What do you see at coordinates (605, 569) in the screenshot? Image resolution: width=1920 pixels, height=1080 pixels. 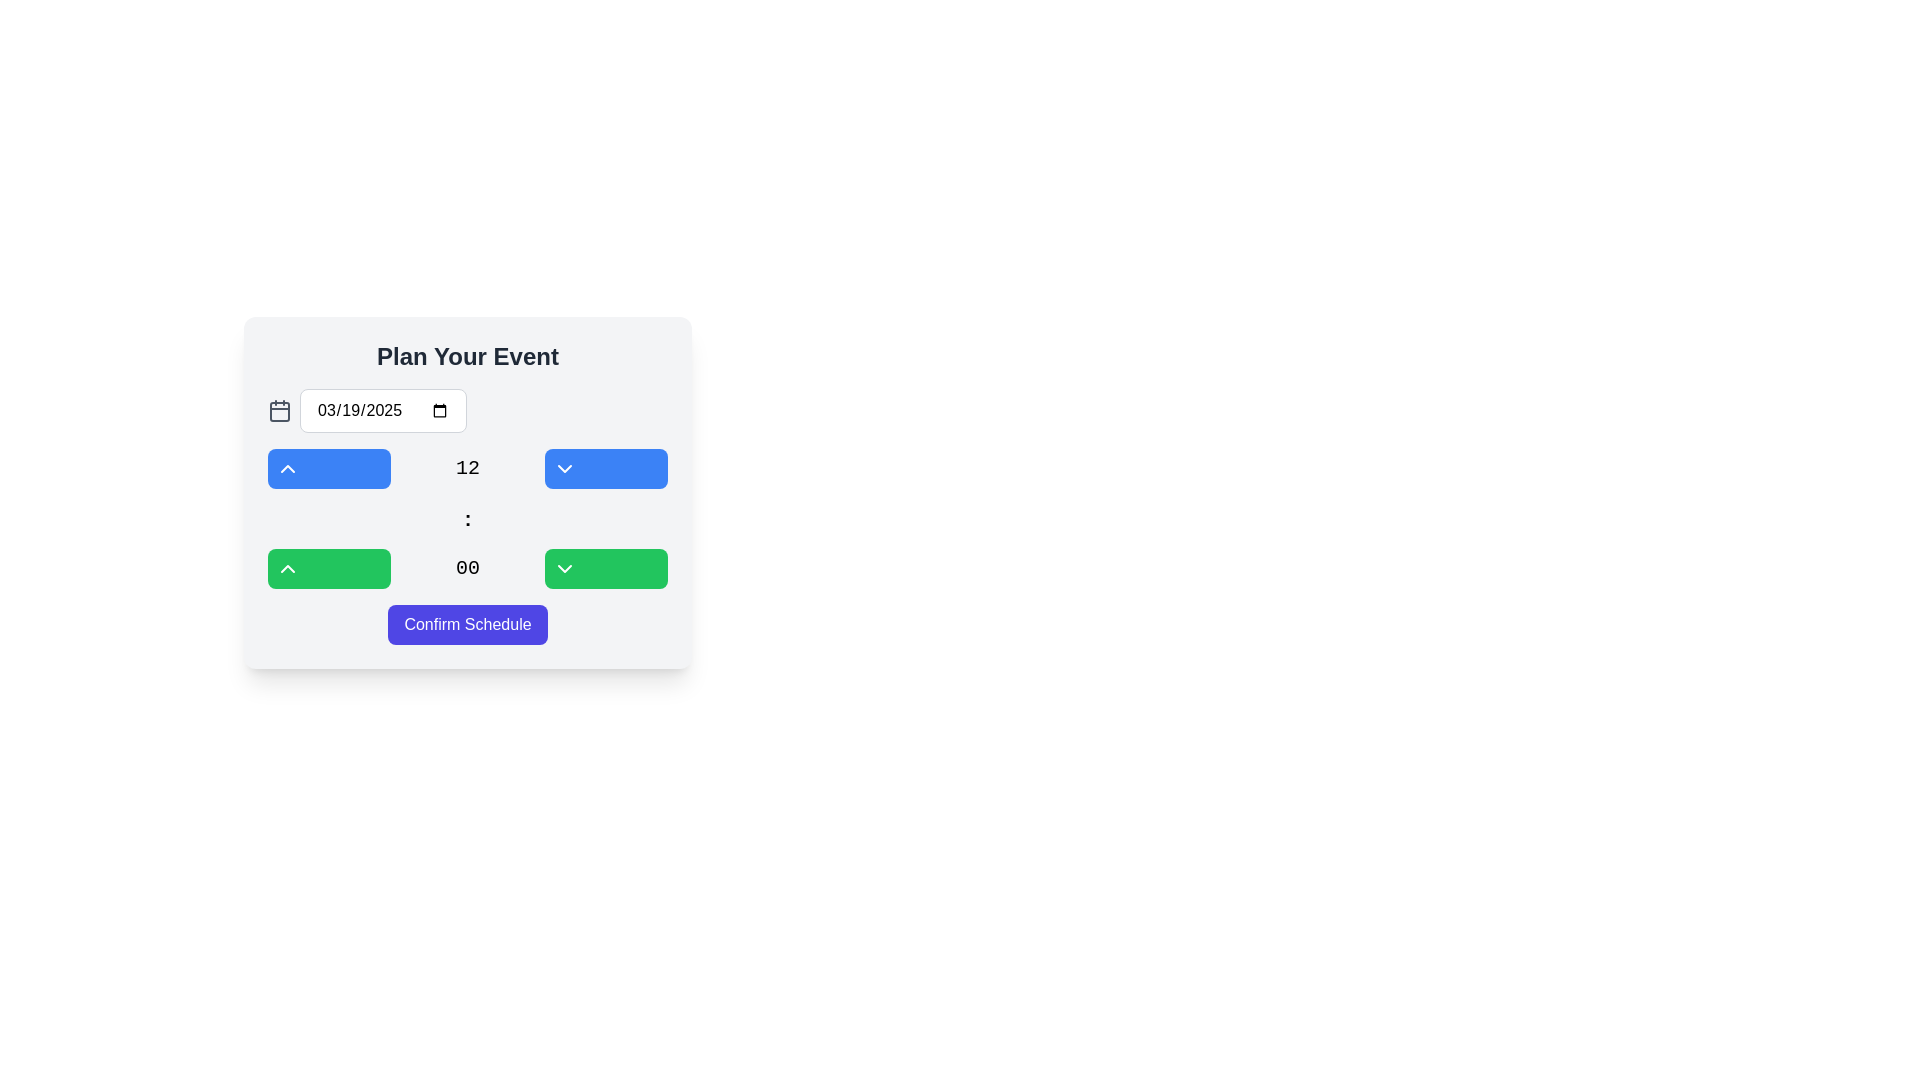 I see `the green rectangular button with rounded corners that features a white downward-pointing chevron, located in the bottom-right section of the time selection interface, to observe any design effects` at bounding box center [605, 569].